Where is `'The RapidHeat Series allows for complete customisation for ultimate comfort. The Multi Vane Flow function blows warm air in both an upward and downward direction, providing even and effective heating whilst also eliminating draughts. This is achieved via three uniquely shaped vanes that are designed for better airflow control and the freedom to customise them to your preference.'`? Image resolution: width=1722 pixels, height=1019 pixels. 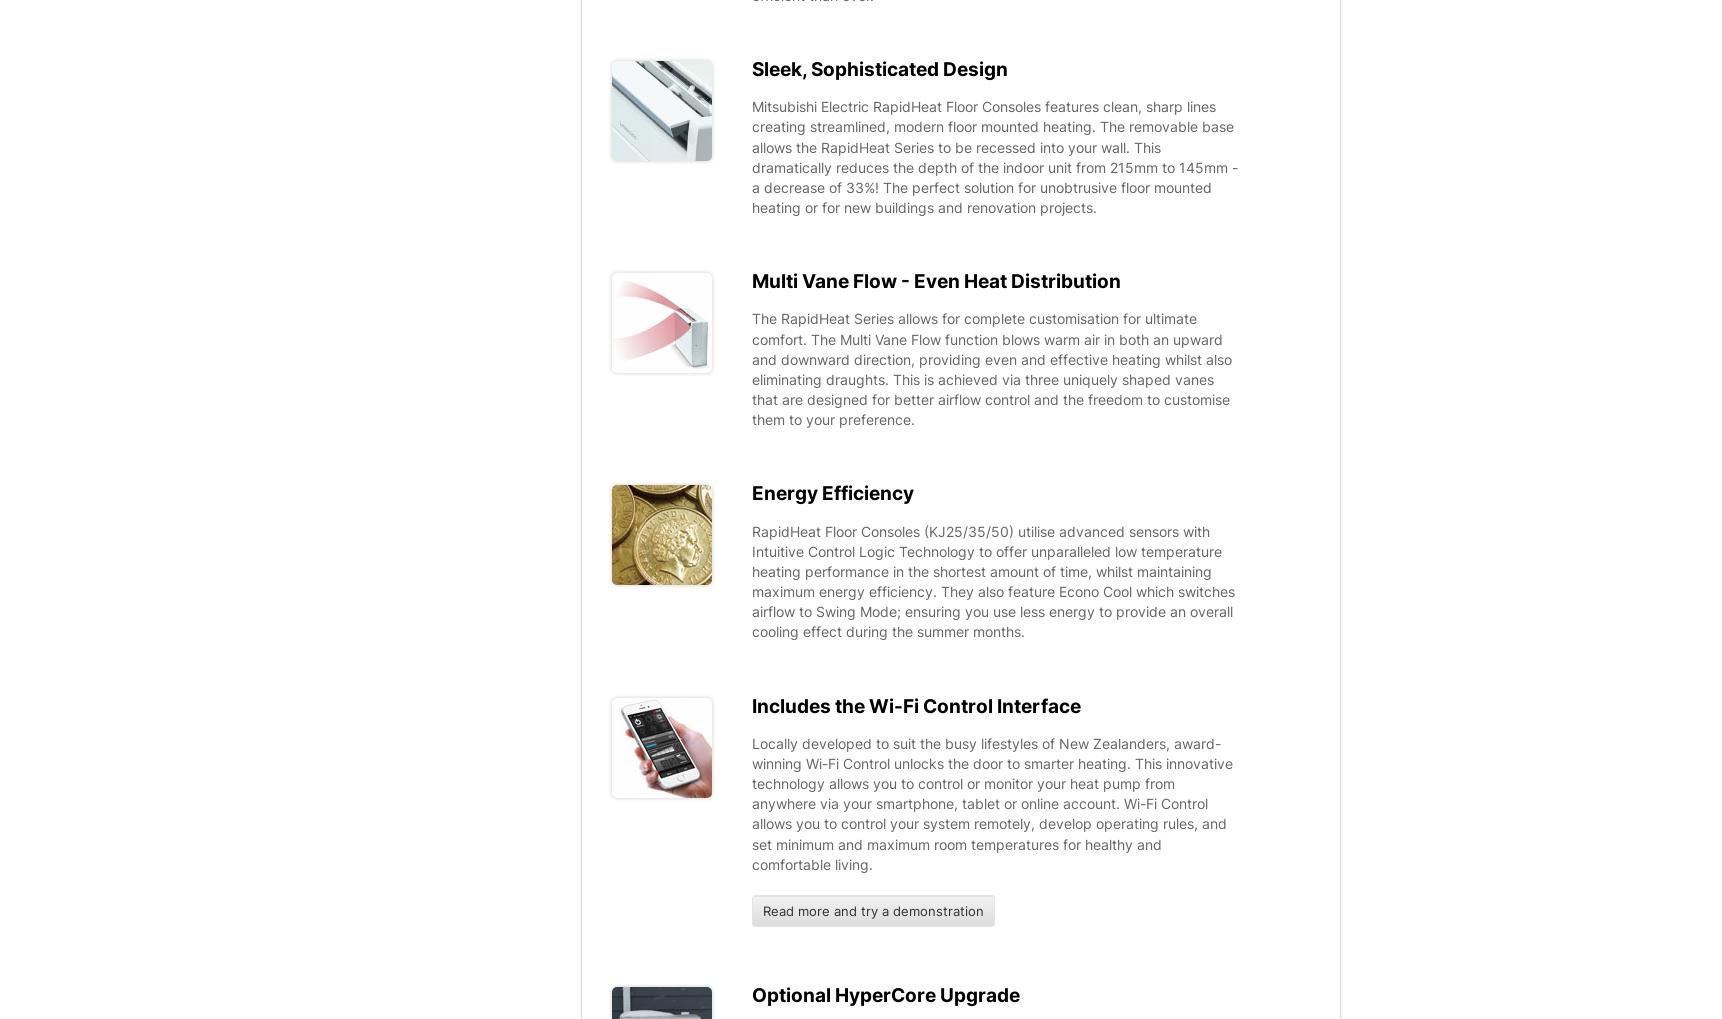
'The RapidHeat Series allows for complete customisation for ultimate comfort. The Multi Vane Flow function blows warm air in both an upward and downward direction, providing even and effective heating whilst also eliminating draughts. This is achieved via three uniquely shaped vanes that are designed for better airflow control and the freedom to customise them to your preference.' is located at coordinates (992, 368).